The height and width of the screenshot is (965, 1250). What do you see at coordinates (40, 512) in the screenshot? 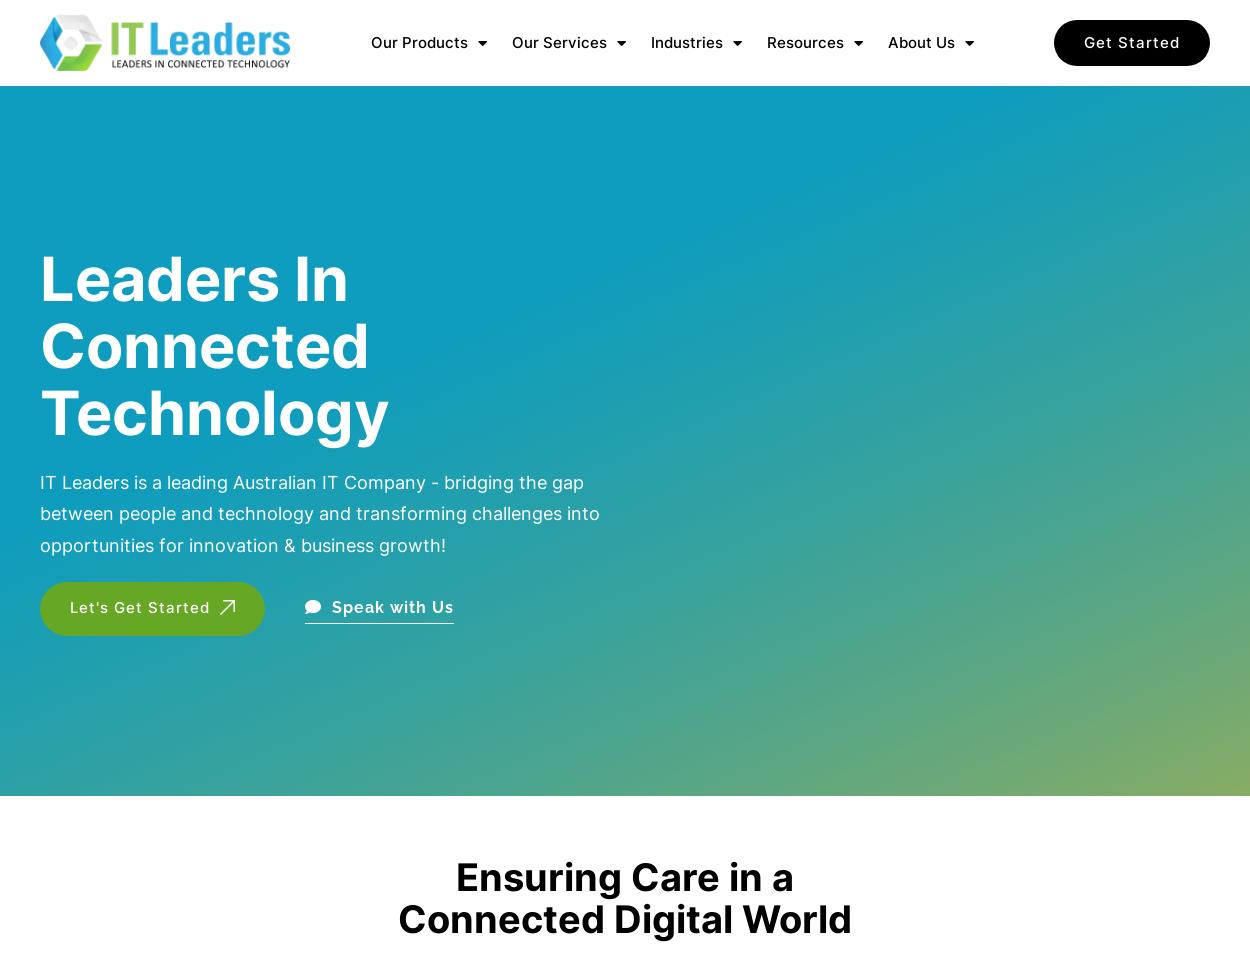
I see `'IT Leaders is a leading Australian IT Company - bridging the gap between people and technology and transforming challenges into opportunities for innovation & business growth!'` at bounding box center [40, 512].